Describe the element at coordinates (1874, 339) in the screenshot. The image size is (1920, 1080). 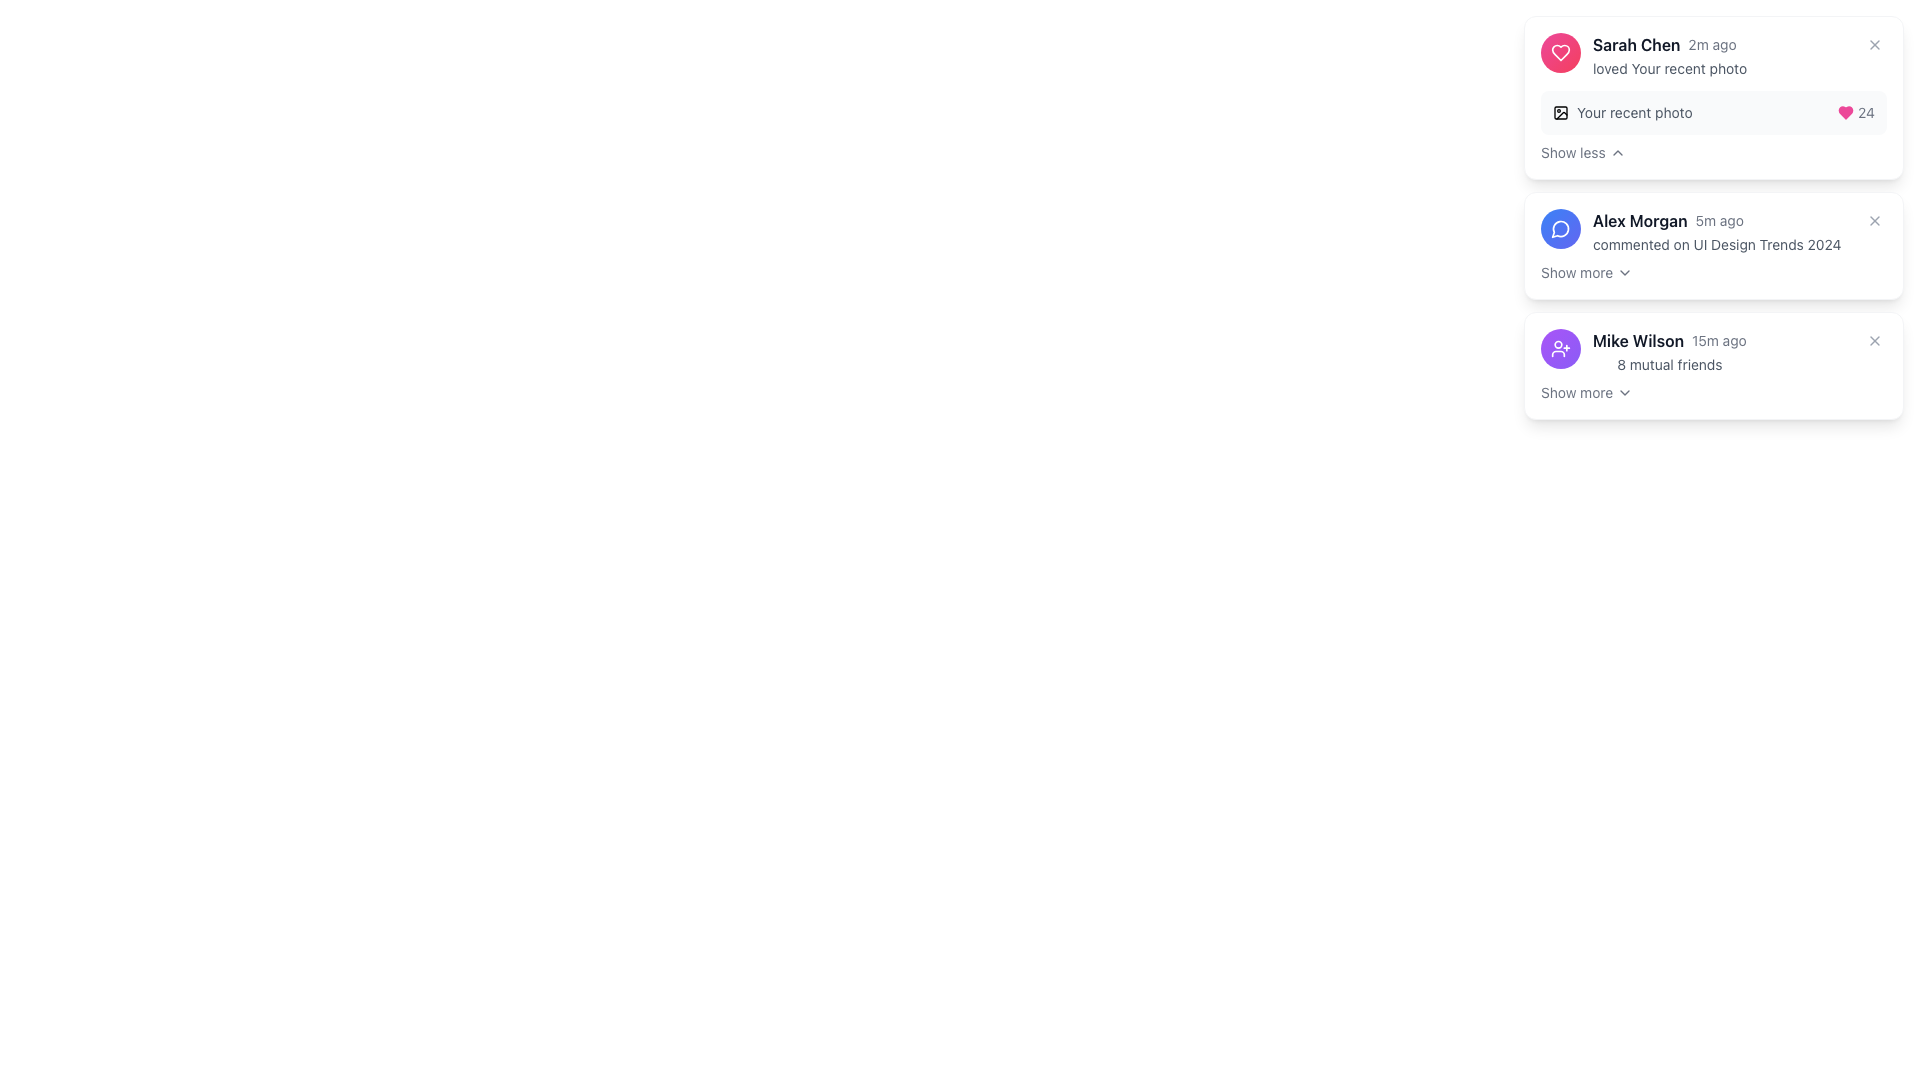
I see `the dismiss button located at the top-right corner of the card displaying activity details of 'Mike Wilson' to change the background color` at that location.